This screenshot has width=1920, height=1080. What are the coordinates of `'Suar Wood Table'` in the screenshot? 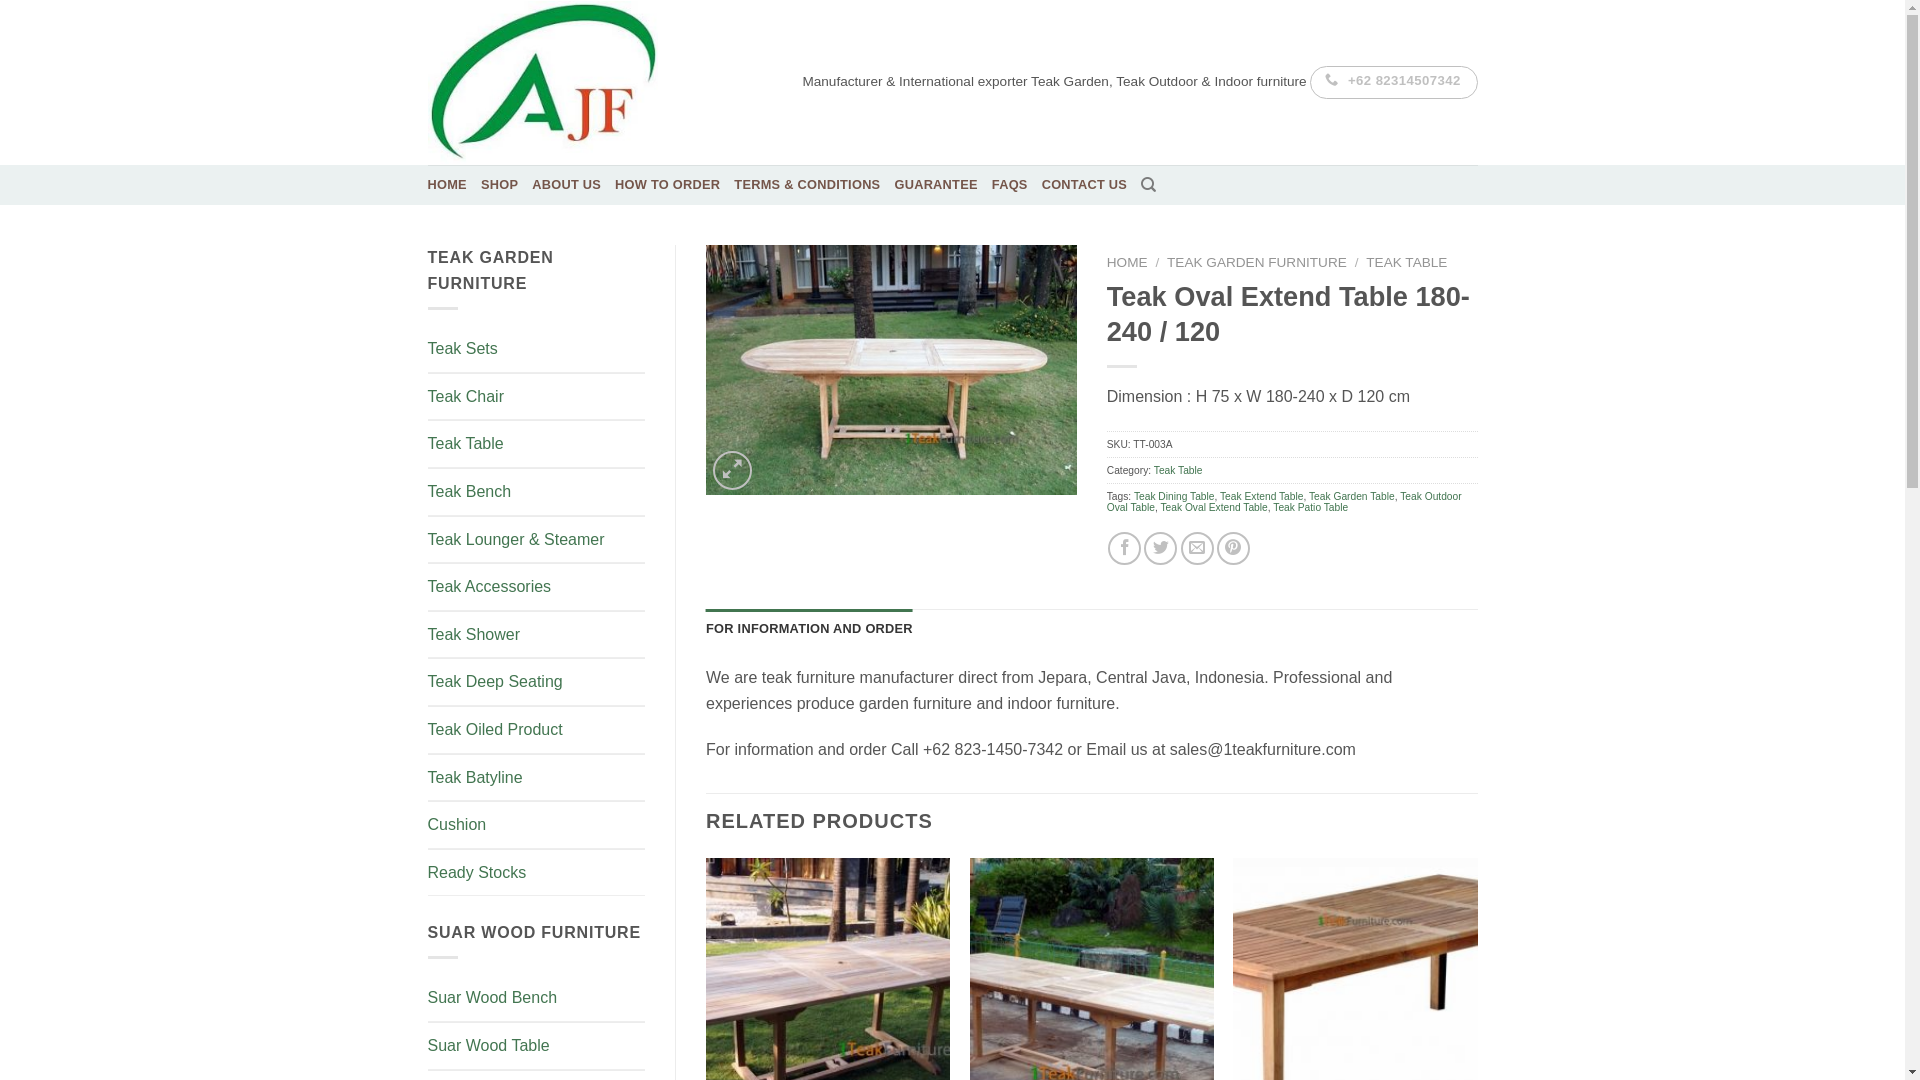 It's located at (537, 1045).